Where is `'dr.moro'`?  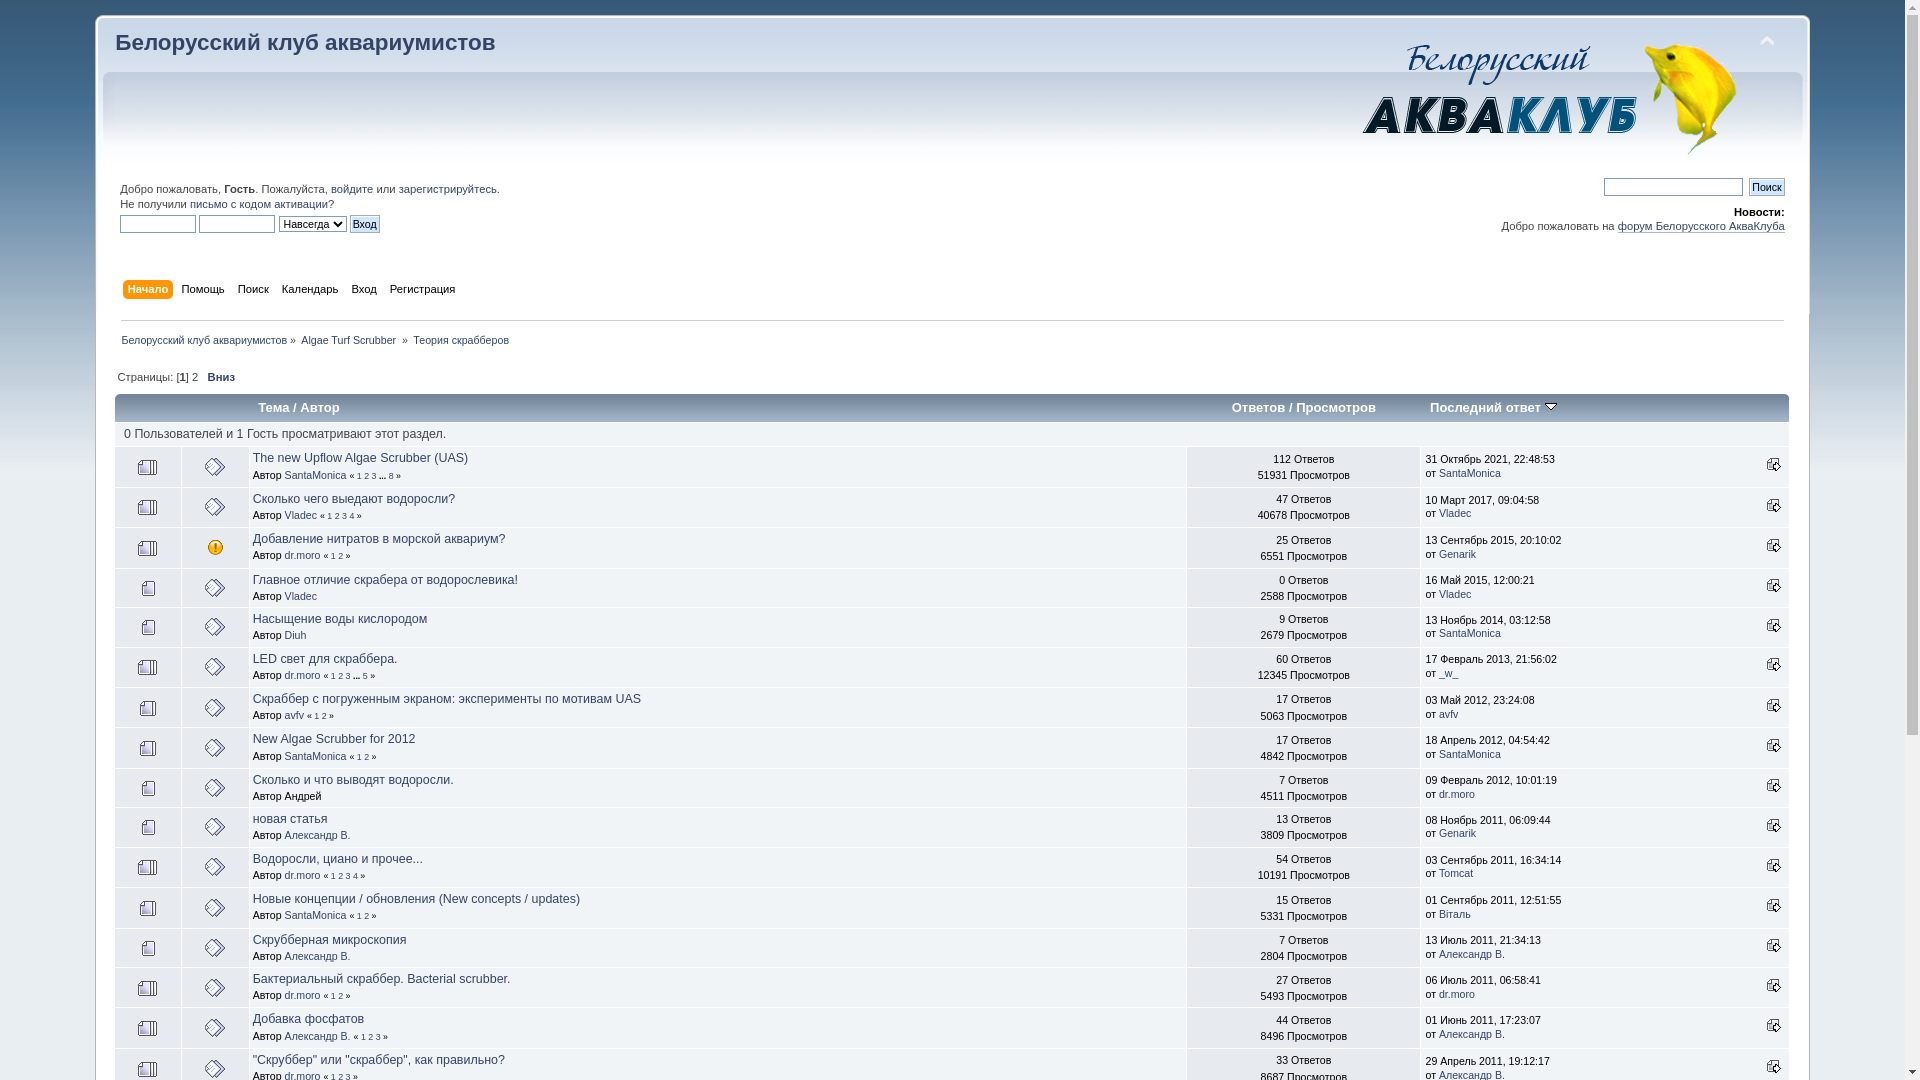 'dr.moro' is located at coordinates (301, 555).